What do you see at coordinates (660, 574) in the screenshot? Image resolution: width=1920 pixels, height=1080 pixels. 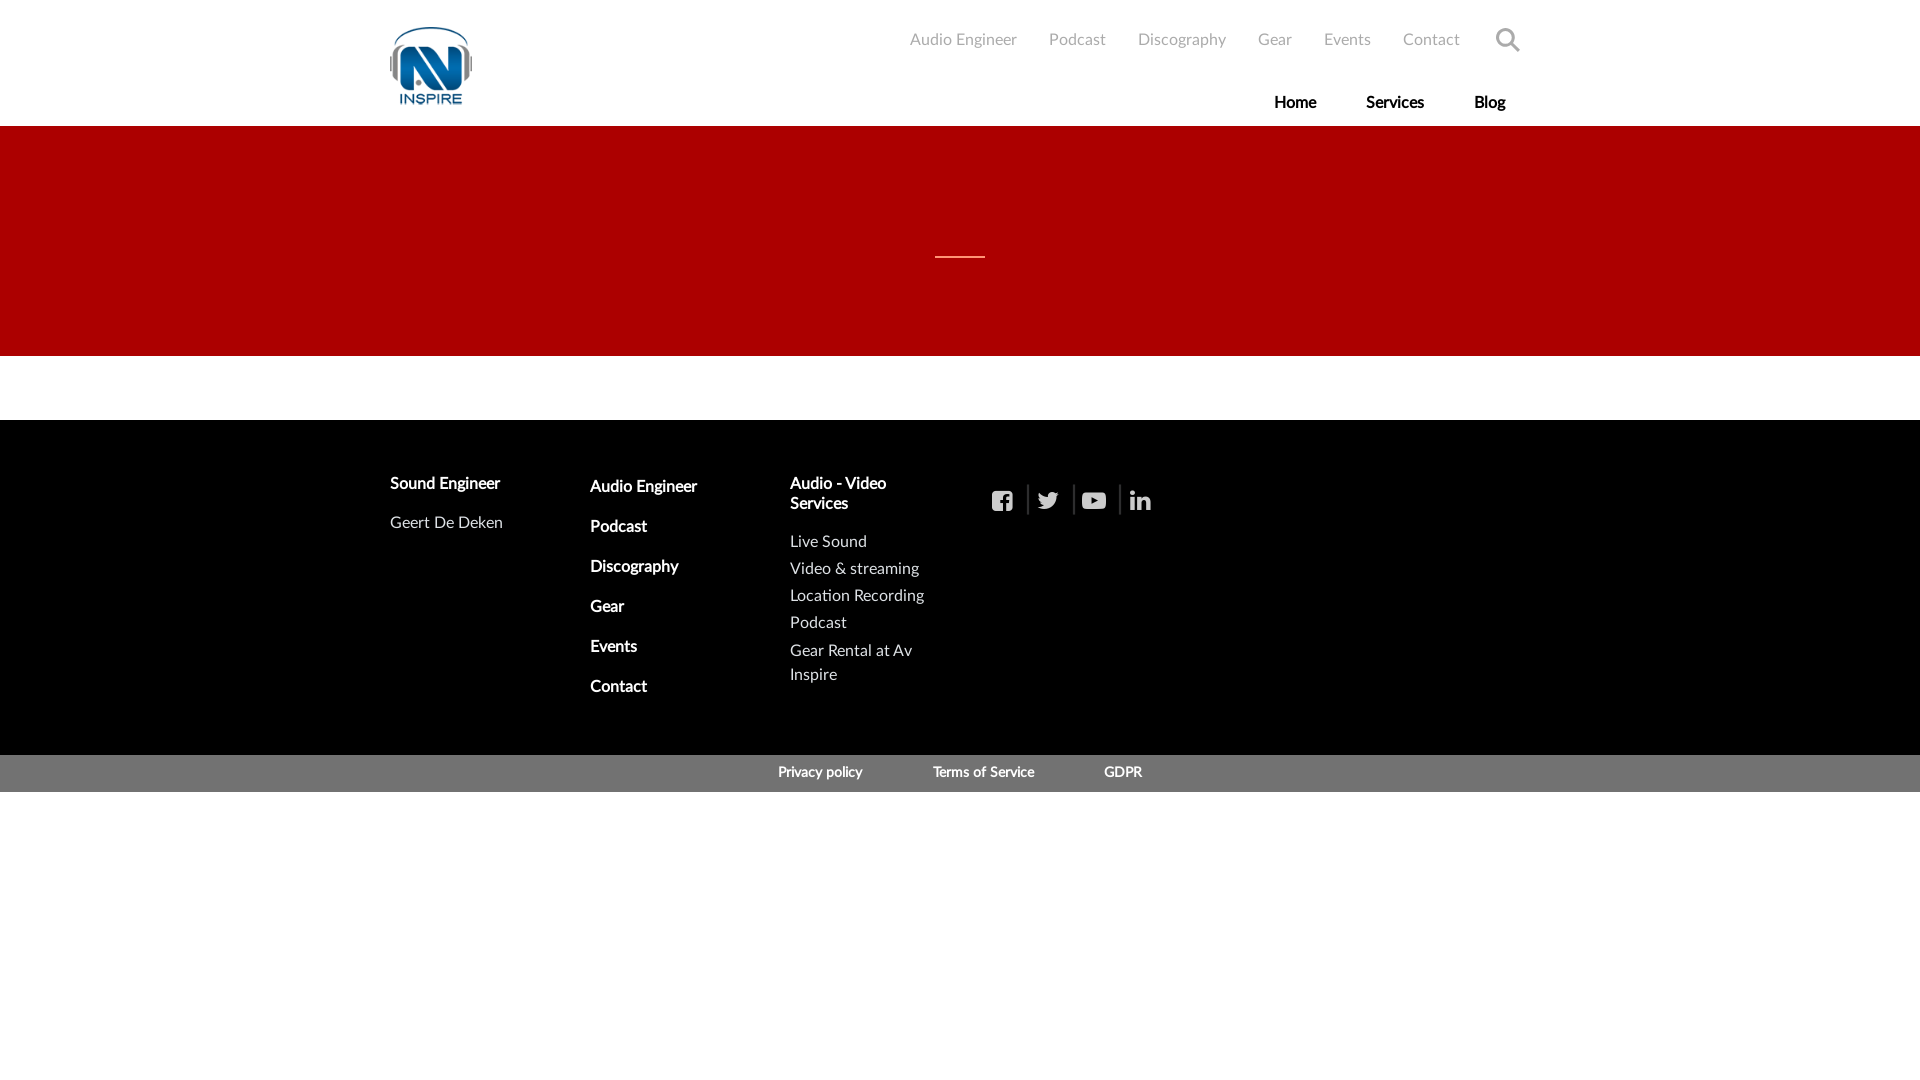 I see `'Discography'` at bounding box center [660, 574].